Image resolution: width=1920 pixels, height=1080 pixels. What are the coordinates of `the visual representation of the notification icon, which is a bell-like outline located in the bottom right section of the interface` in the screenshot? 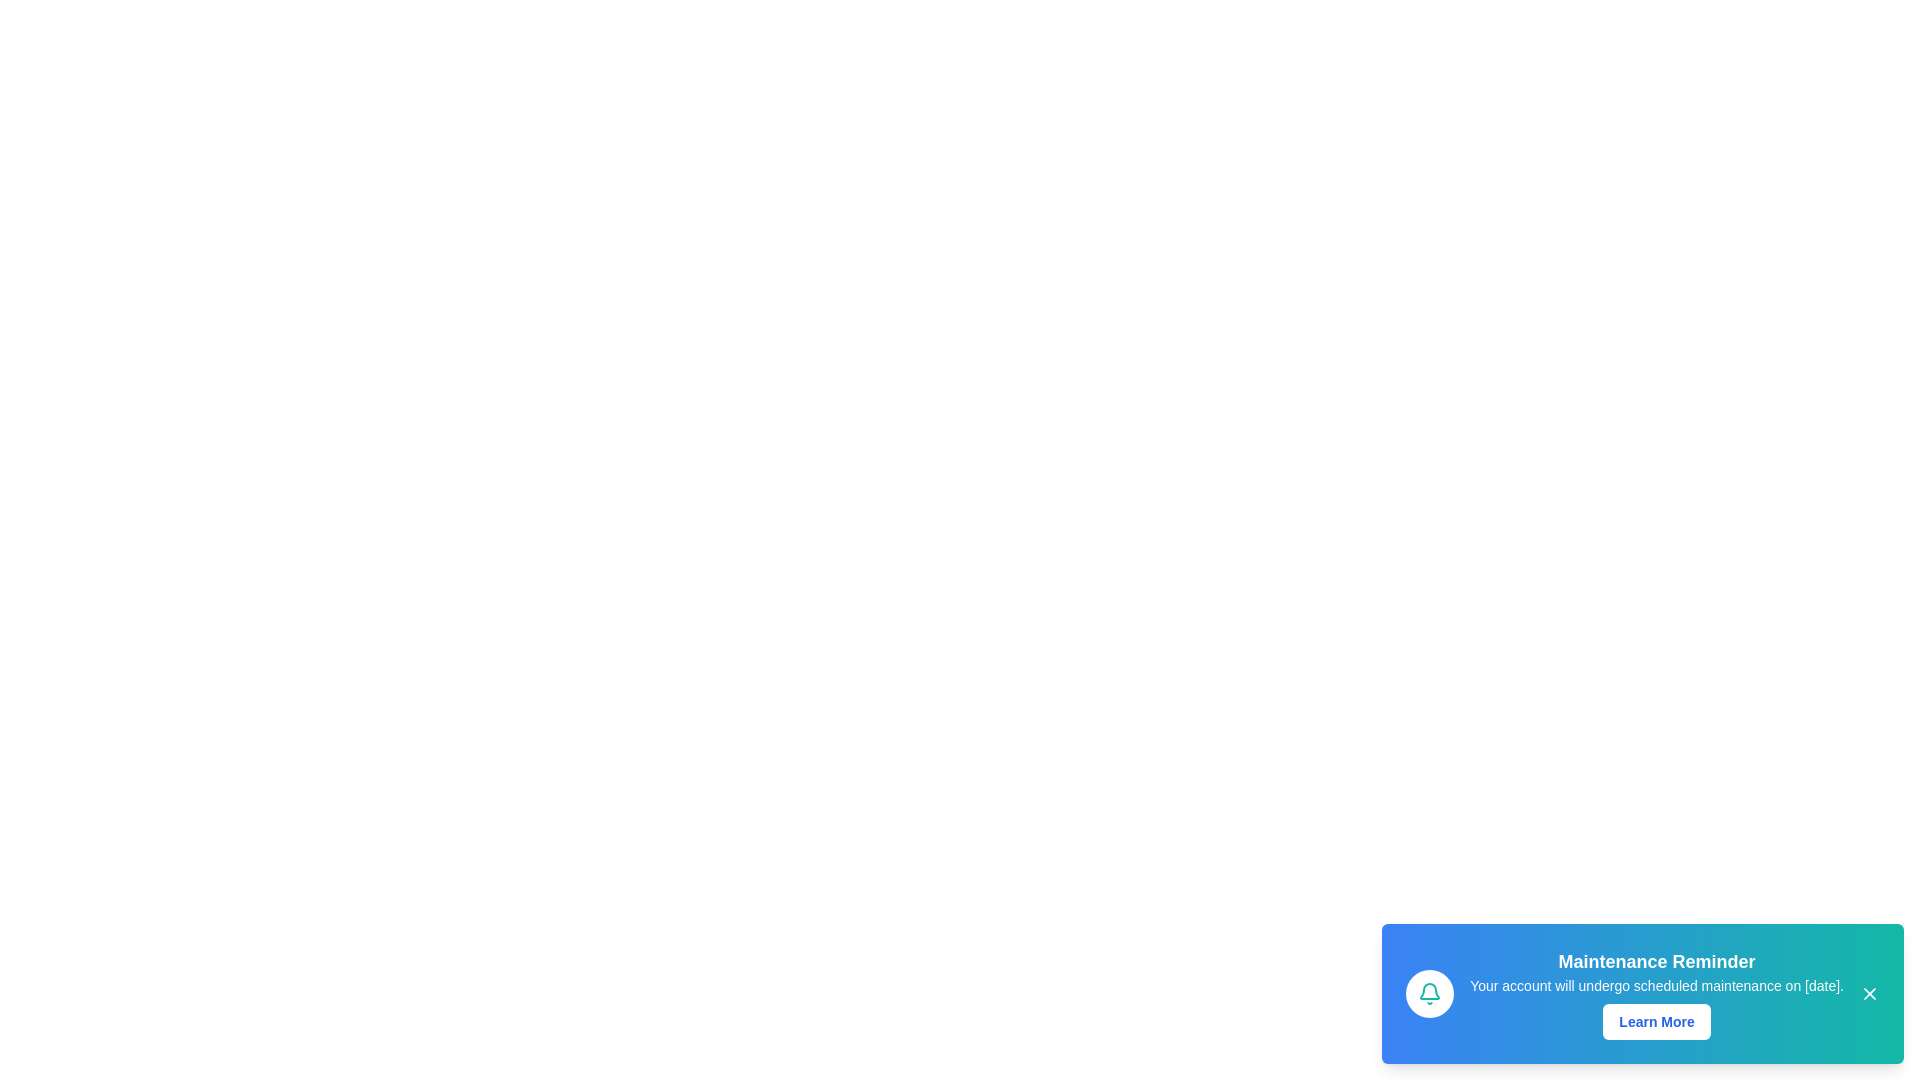 It's located at (1429, 991).